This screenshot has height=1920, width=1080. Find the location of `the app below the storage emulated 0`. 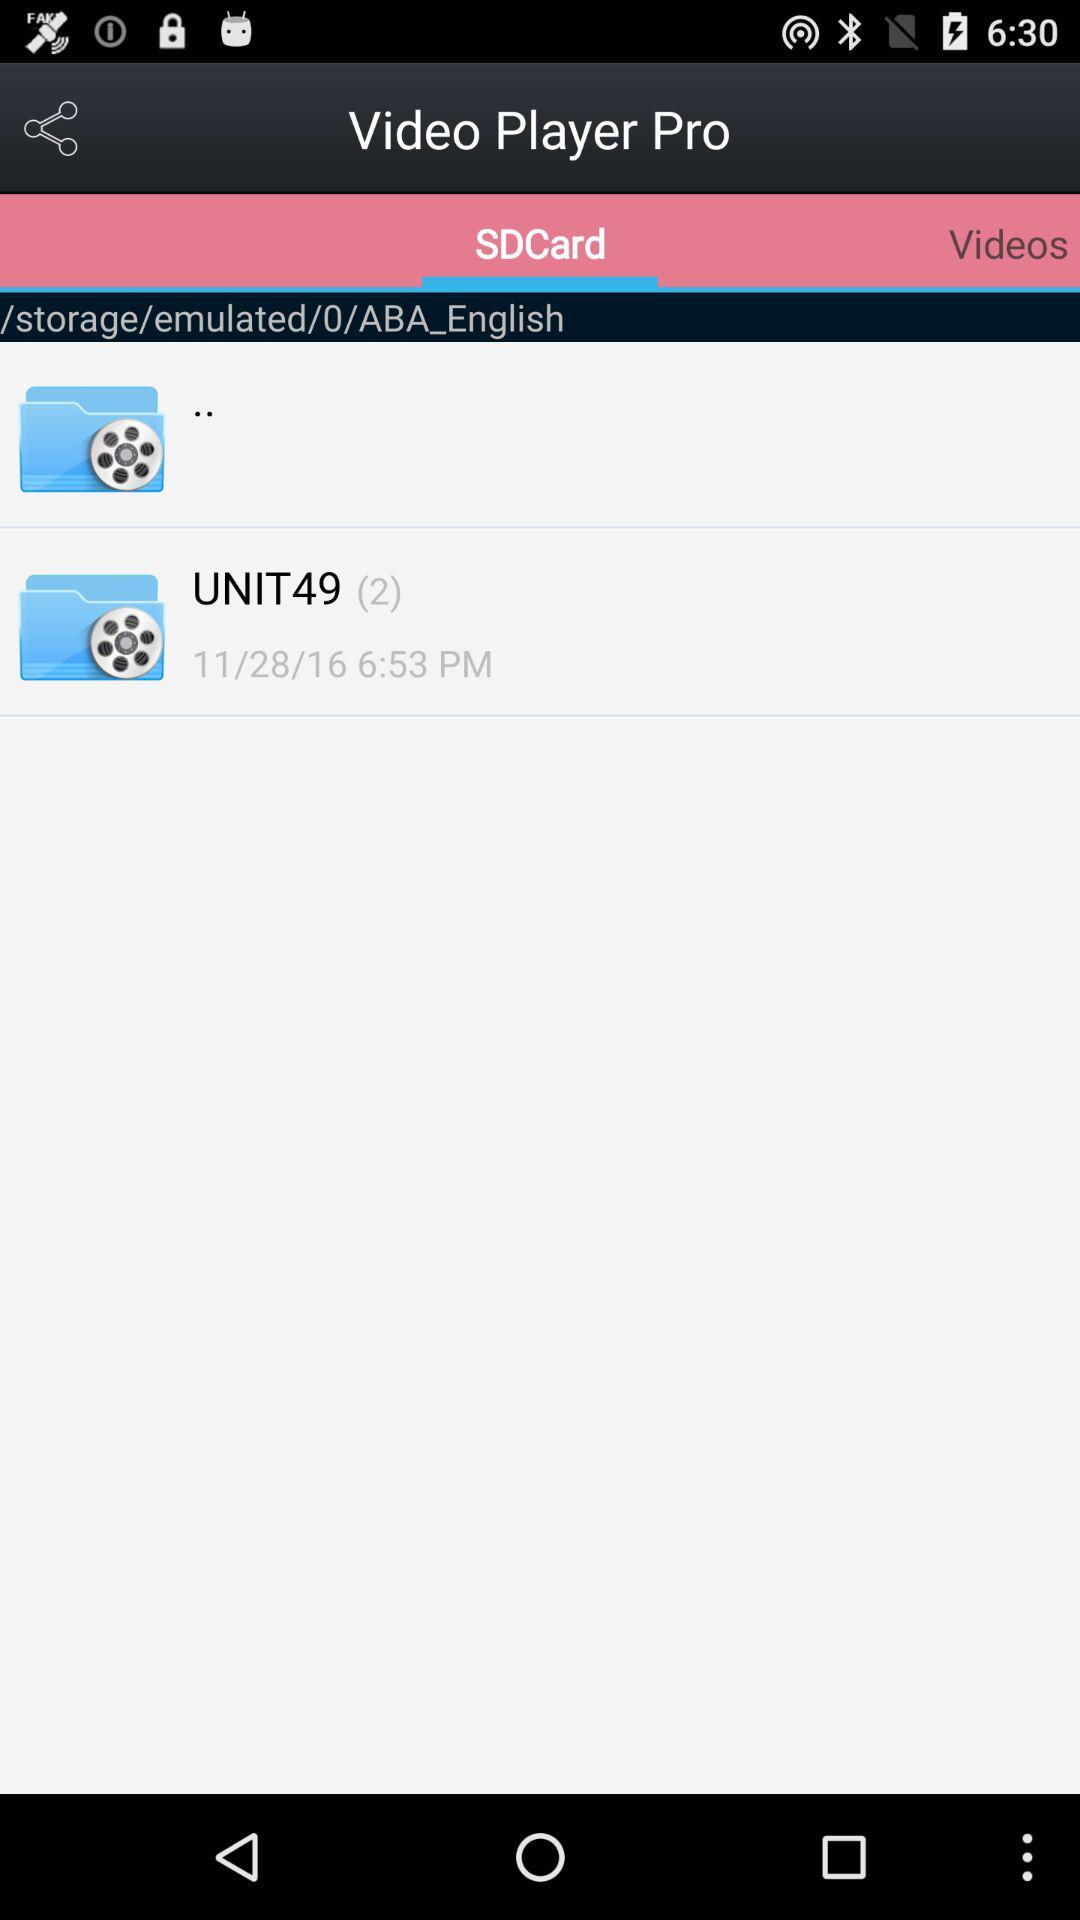

the app below the storage emulated 0 is located at coordinates (379, 589).